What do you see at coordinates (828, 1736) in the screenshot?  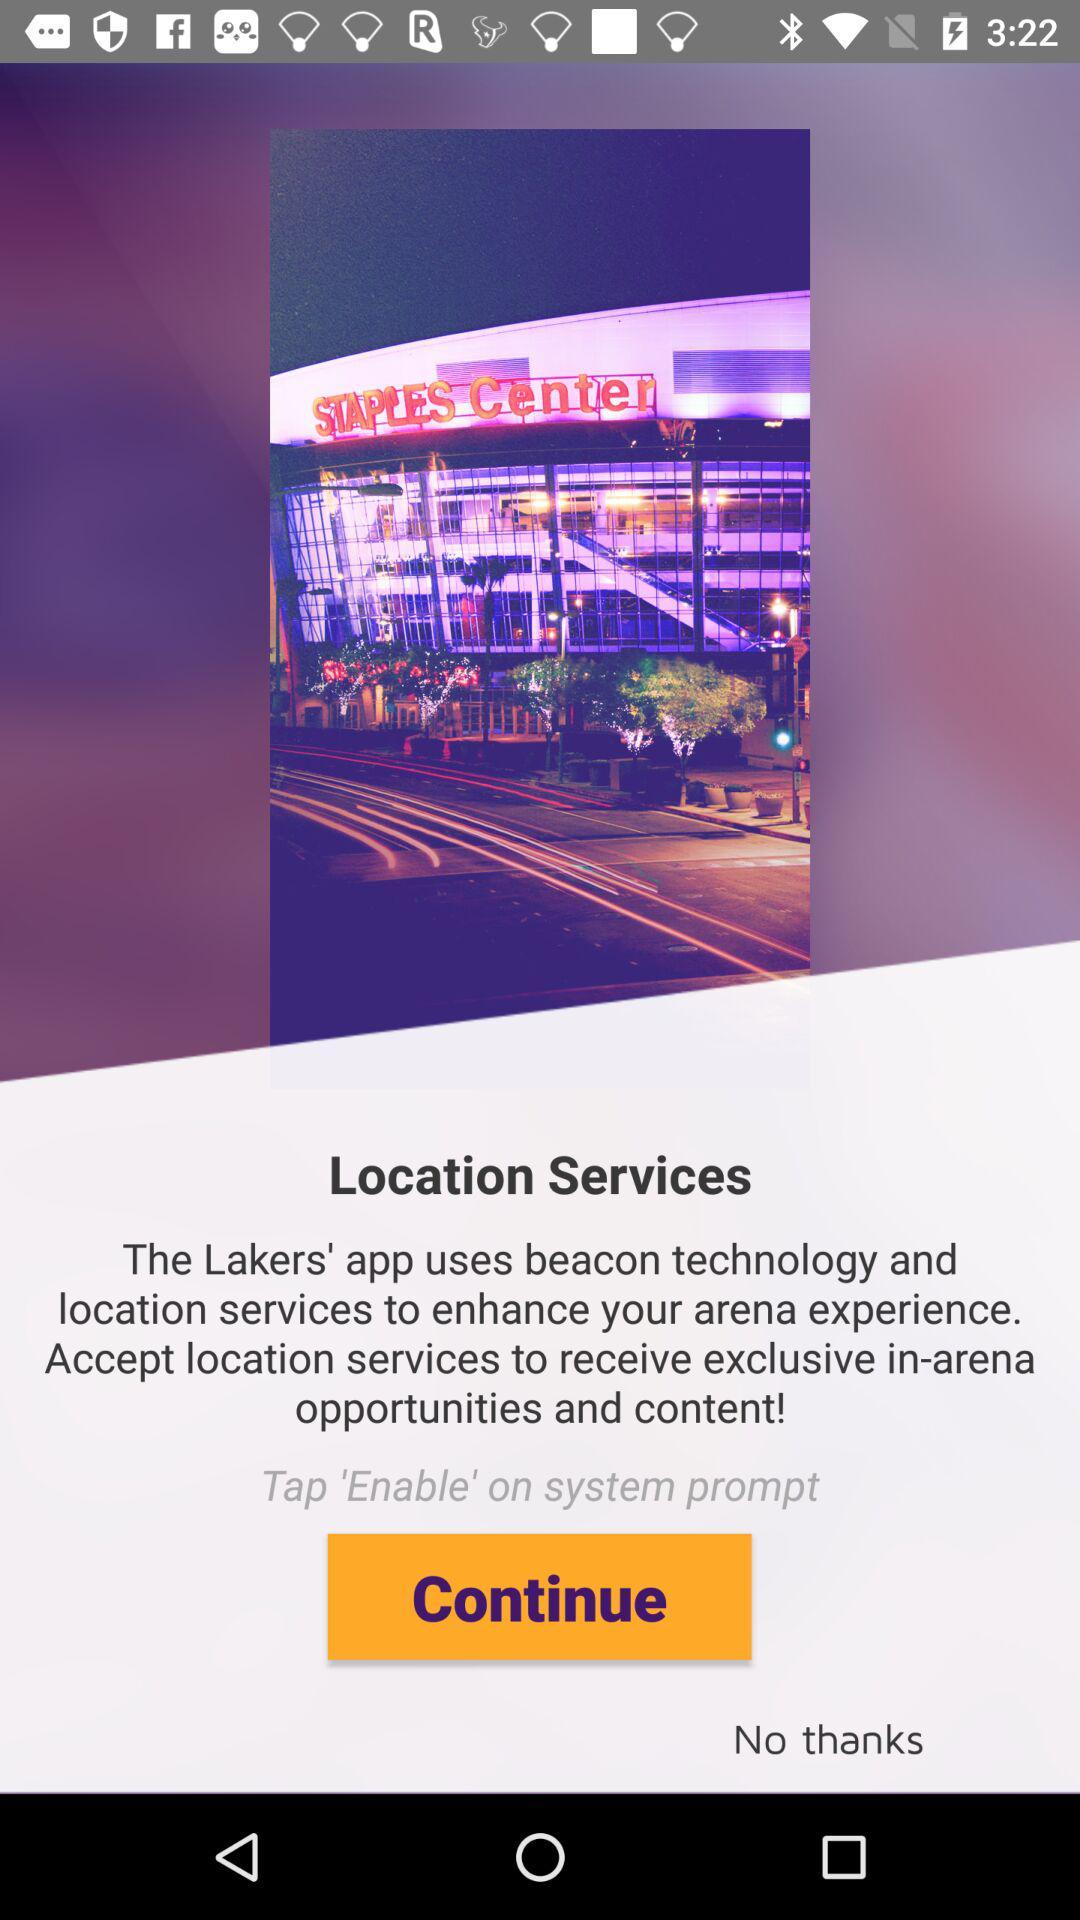 I see `the icon at the bottom right corner` at bounding box center [828, 1736].